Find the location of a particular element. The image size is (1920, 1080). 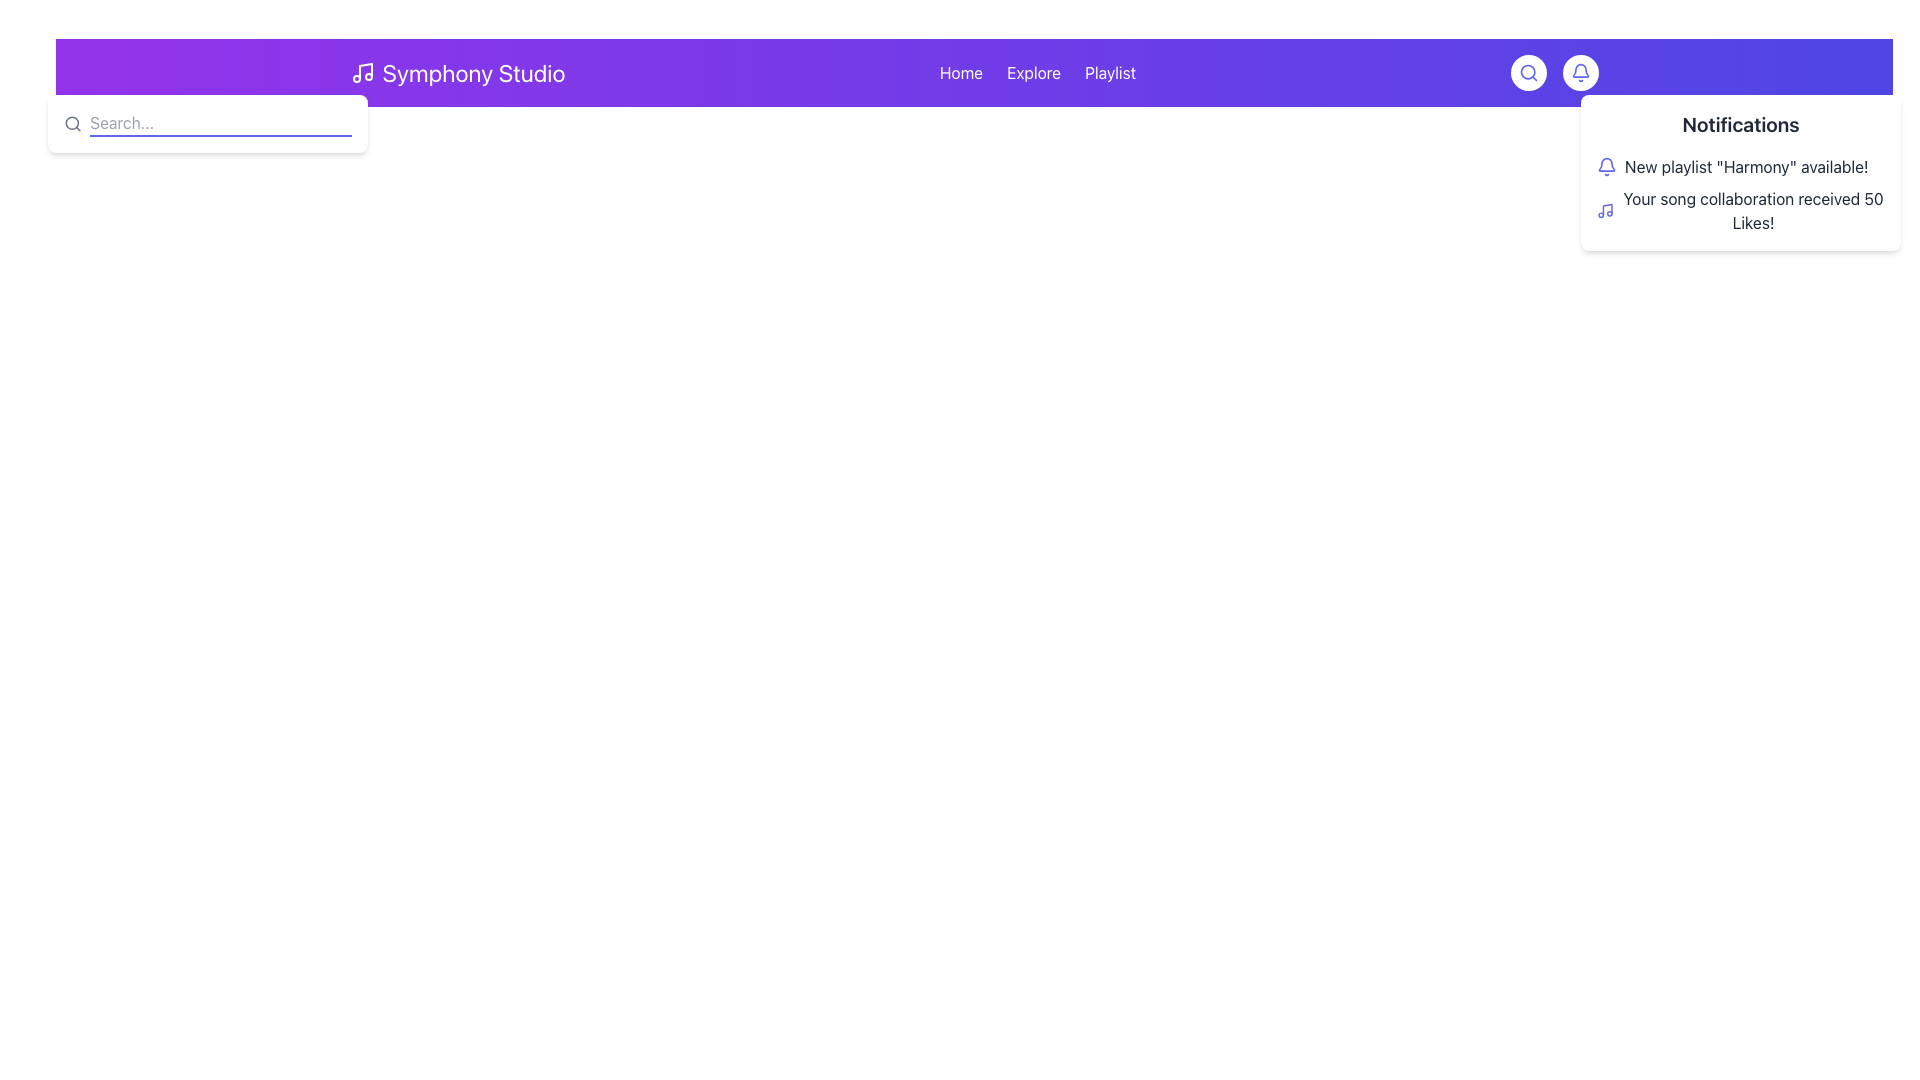

text from the notifications dropdown menu that informs the user about the availability of a new playlist called 'Harmony', located below the bell icon is located at coordinates (1745, 165).